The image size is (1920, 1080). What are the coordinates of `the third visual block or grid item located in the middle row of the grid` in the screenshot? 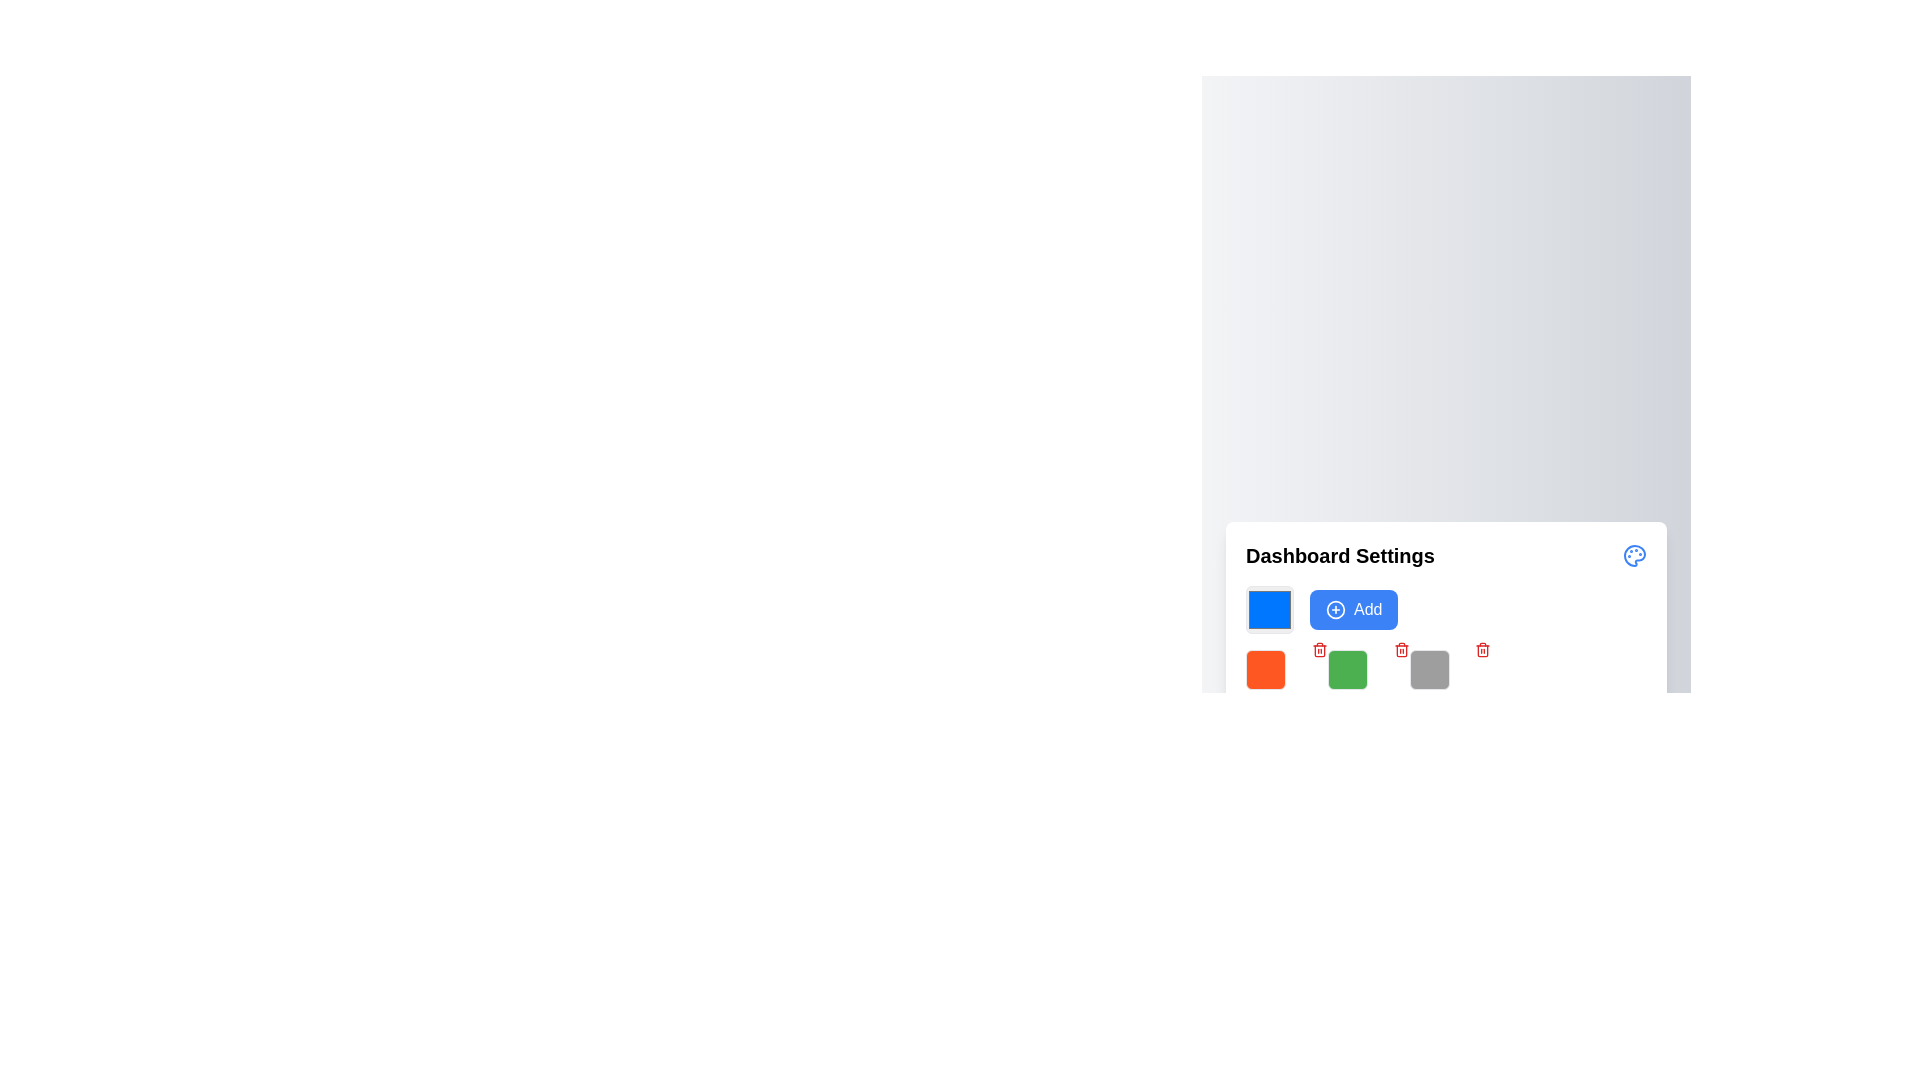 It's located at (1362, 670).